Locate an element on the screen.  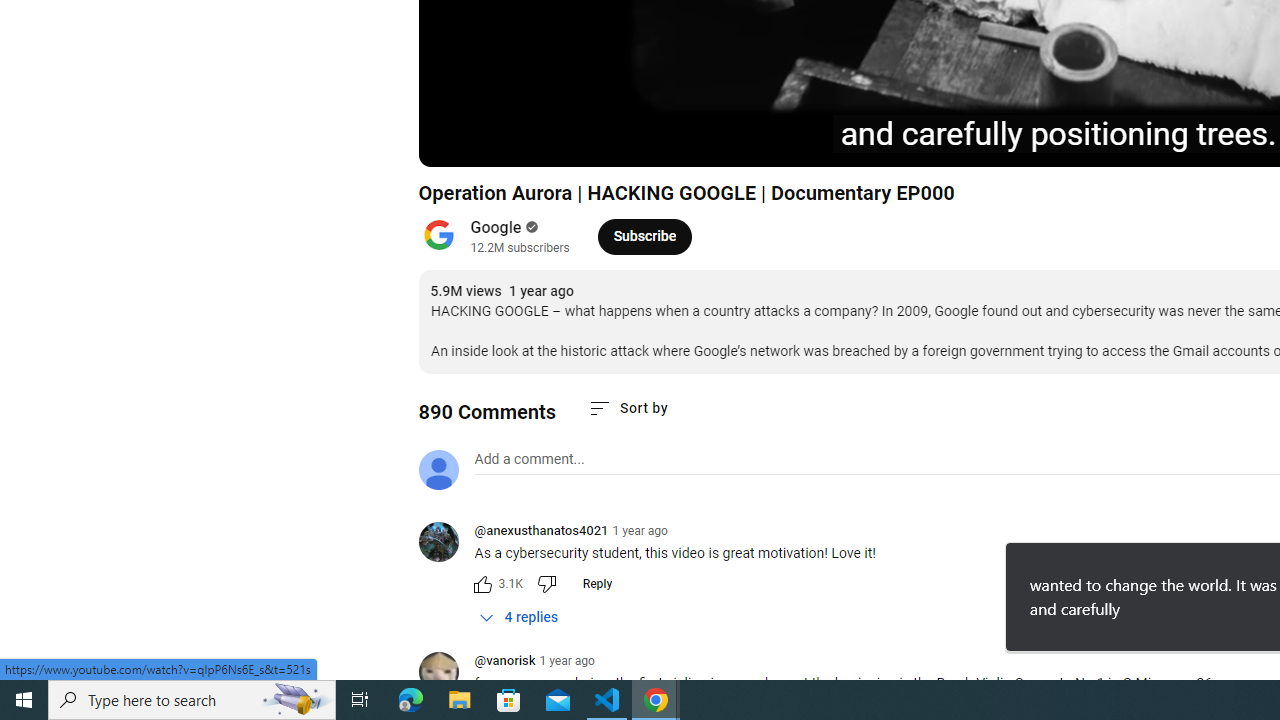
'@vanorisk' is located at coordinates (504, 662).